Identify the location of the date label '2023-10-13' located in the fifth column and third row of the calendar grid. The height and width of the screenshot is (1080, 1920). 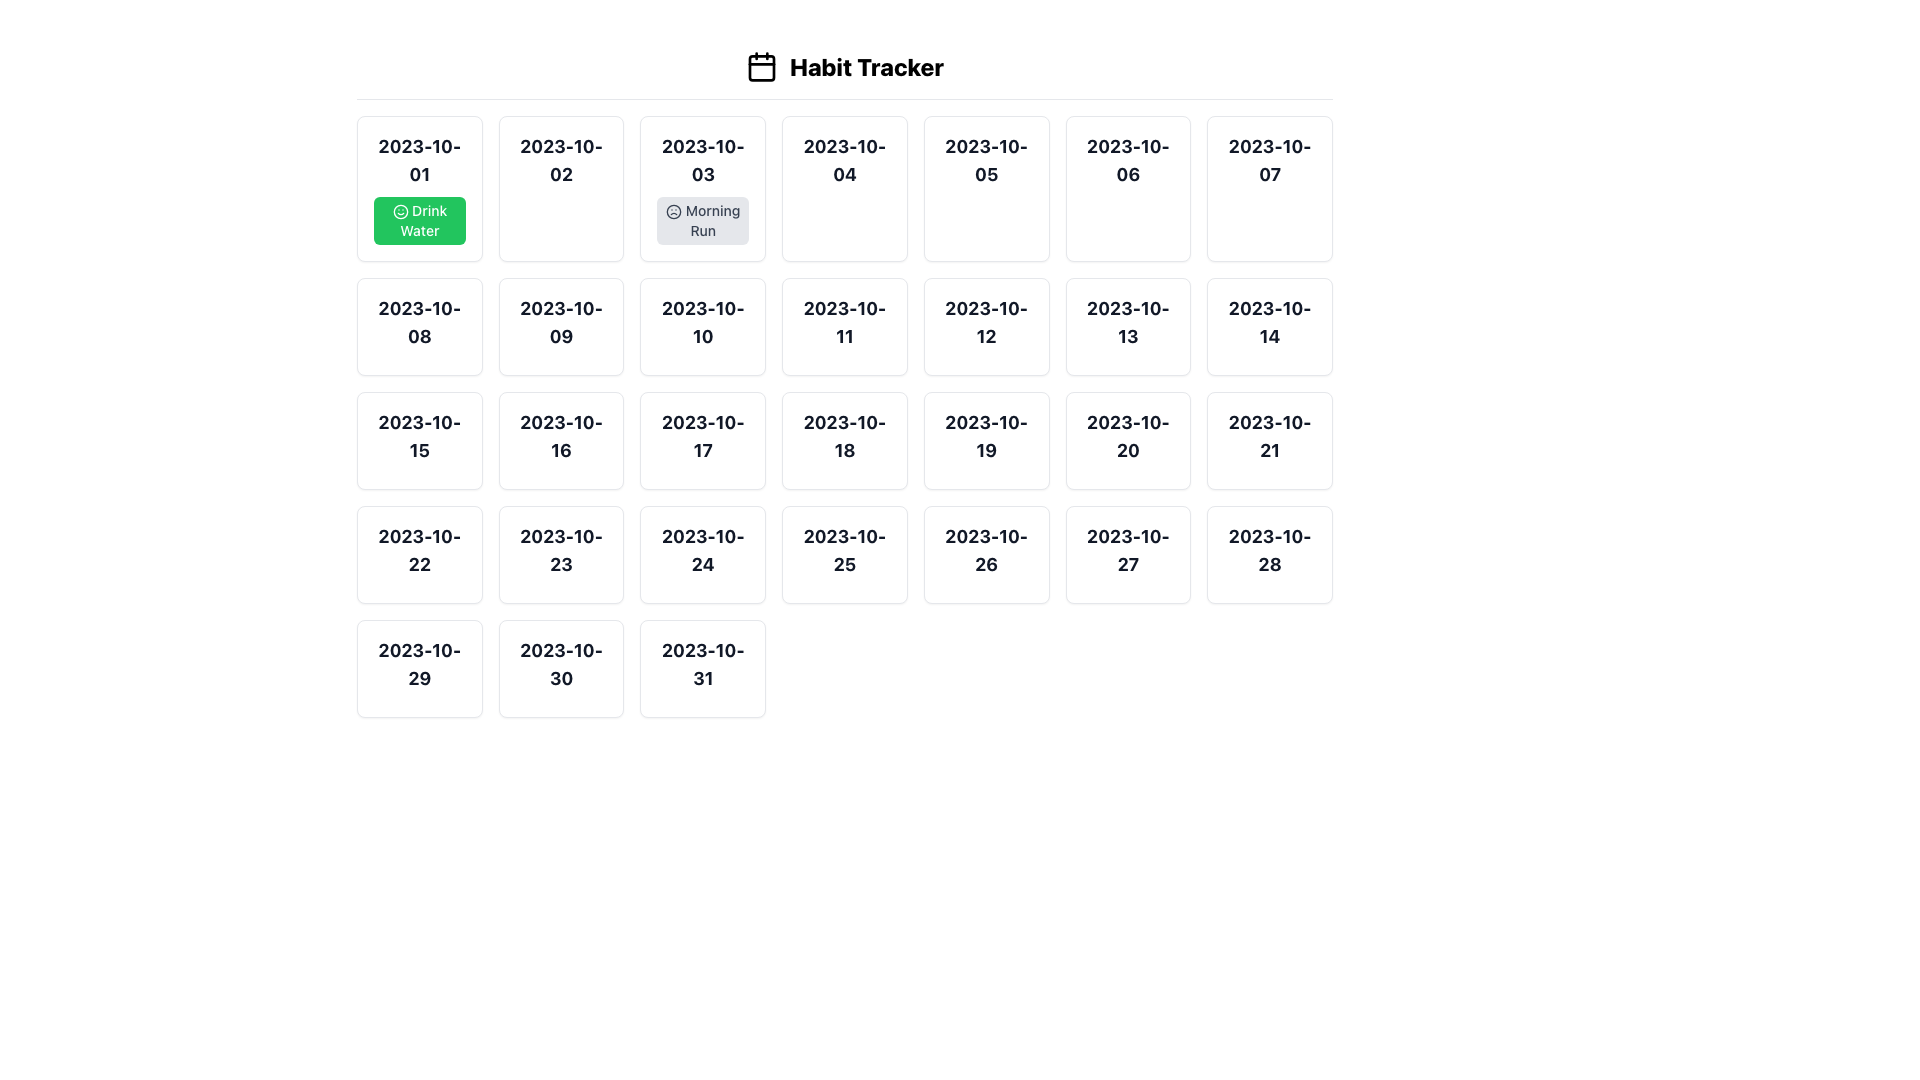
(1128, 322).